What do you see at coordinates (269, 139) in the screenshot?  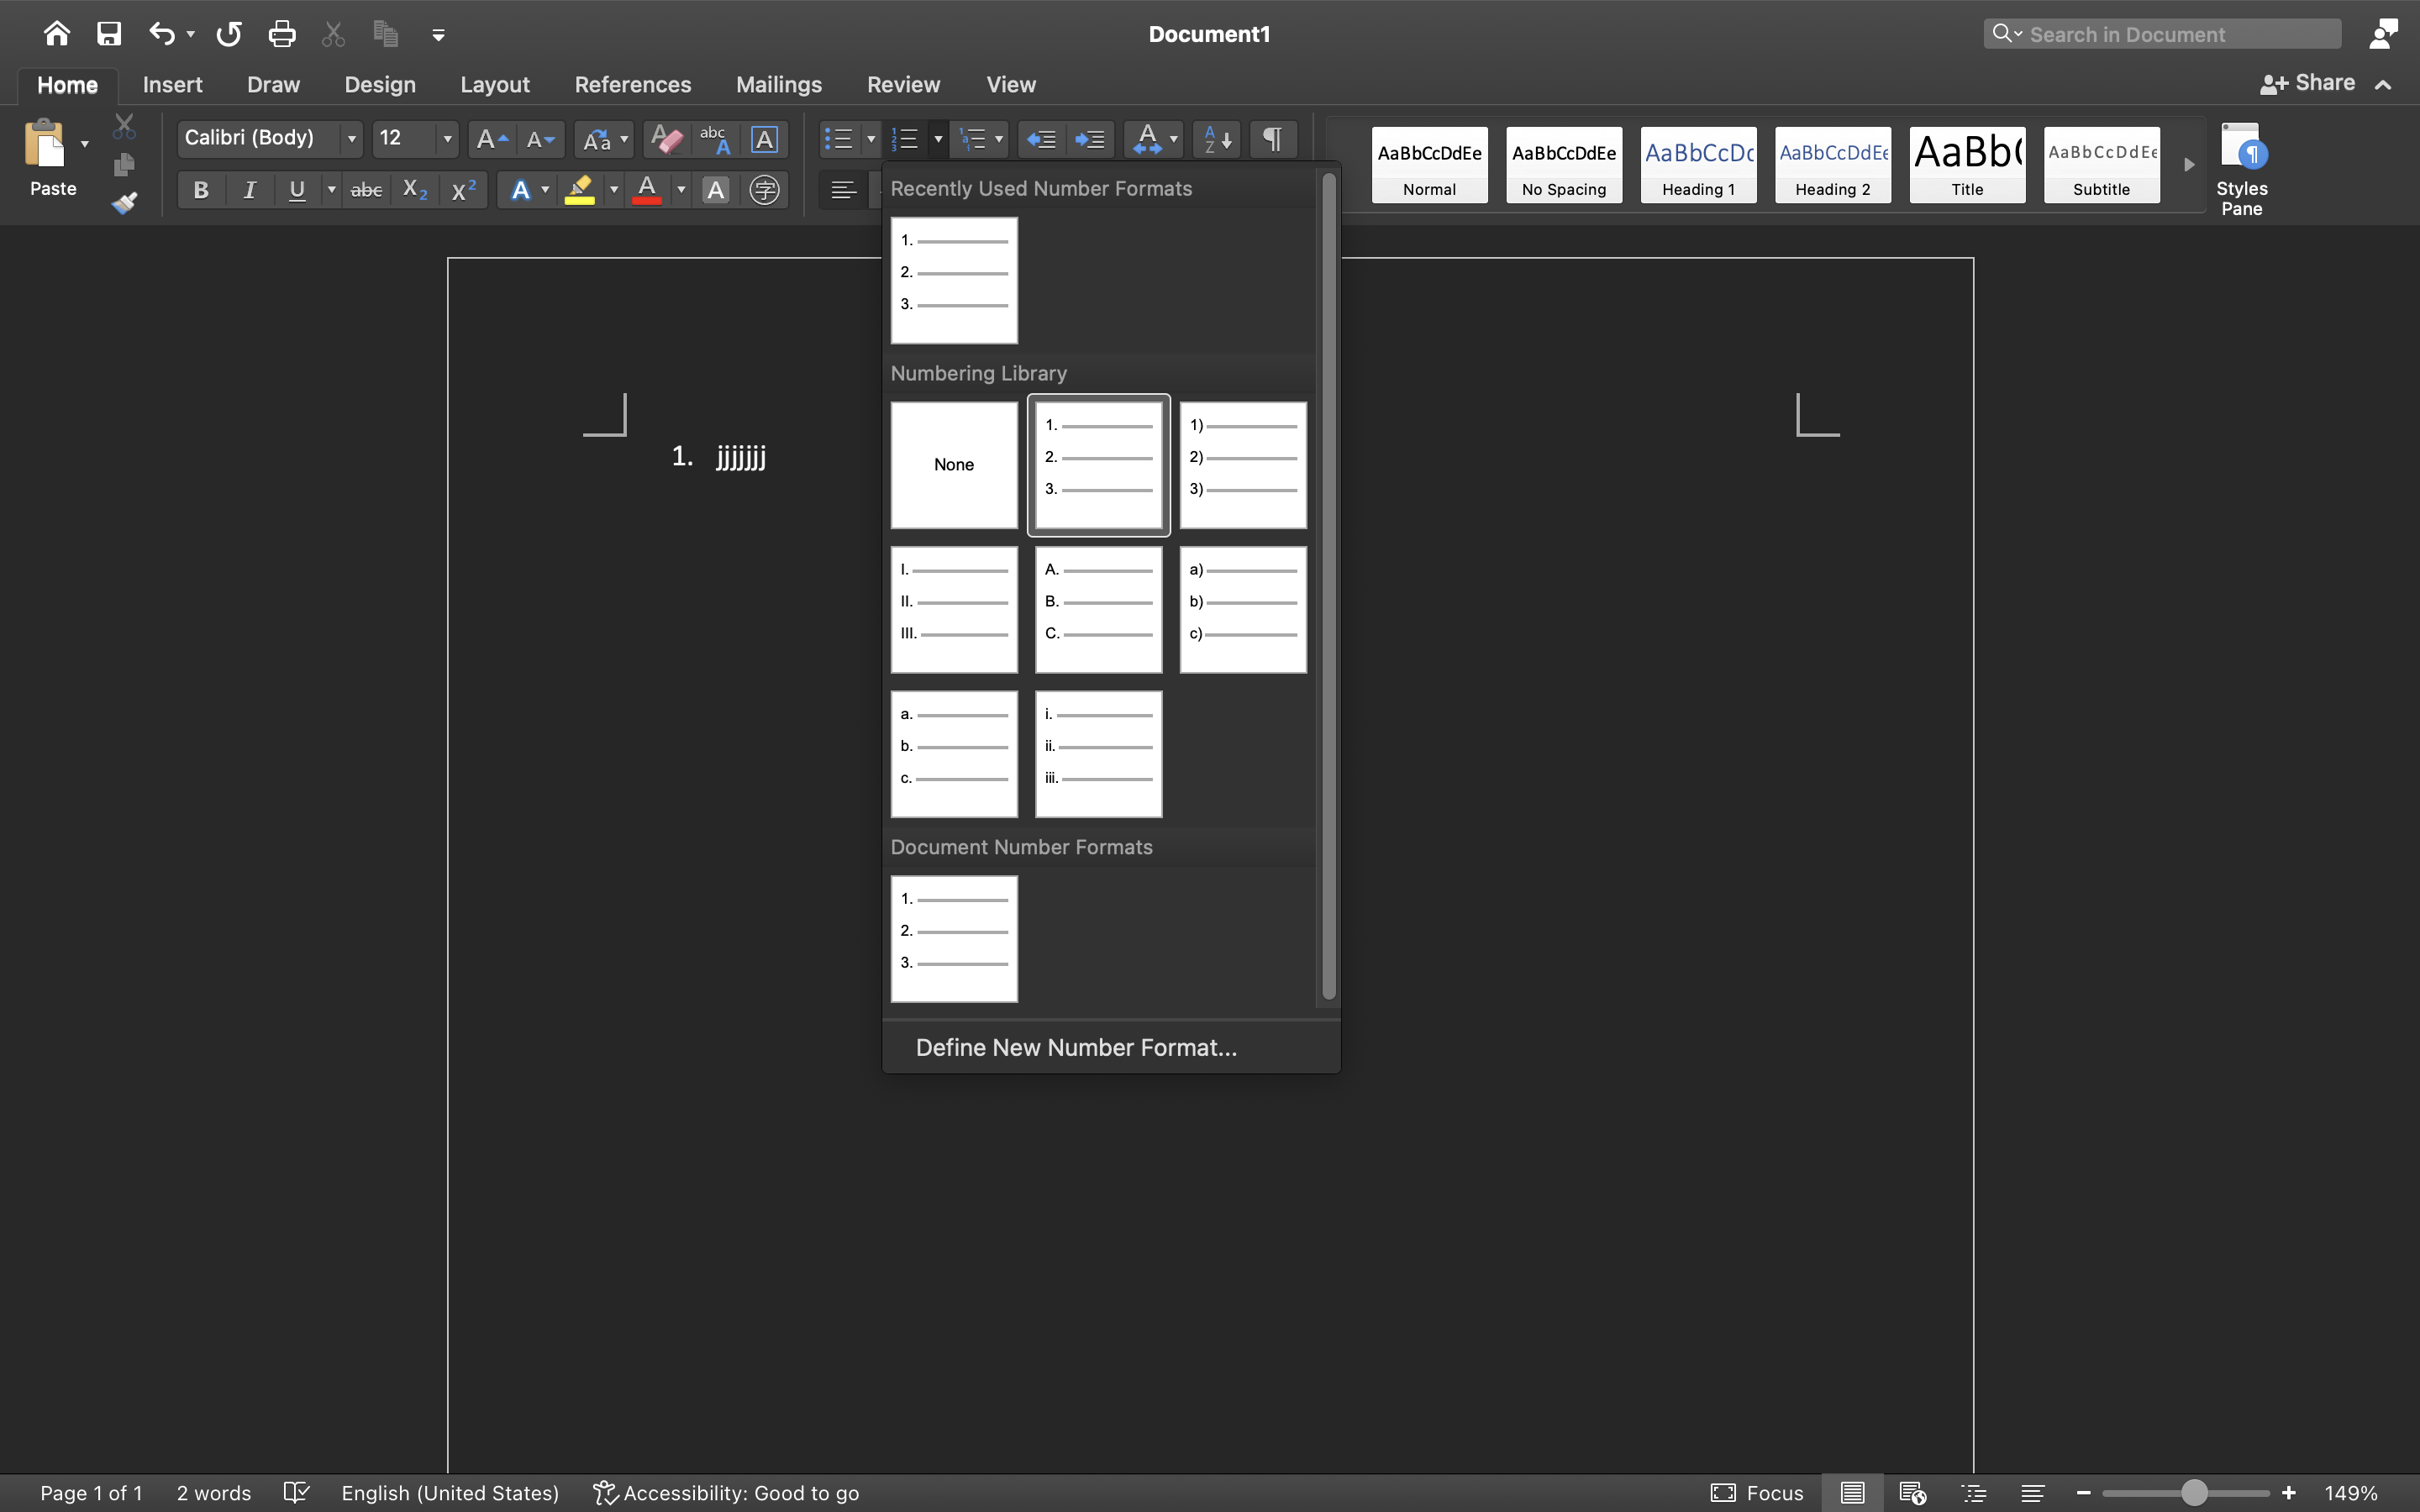 I see `'Calibri (Body)'` at bounding box center [269, 139].